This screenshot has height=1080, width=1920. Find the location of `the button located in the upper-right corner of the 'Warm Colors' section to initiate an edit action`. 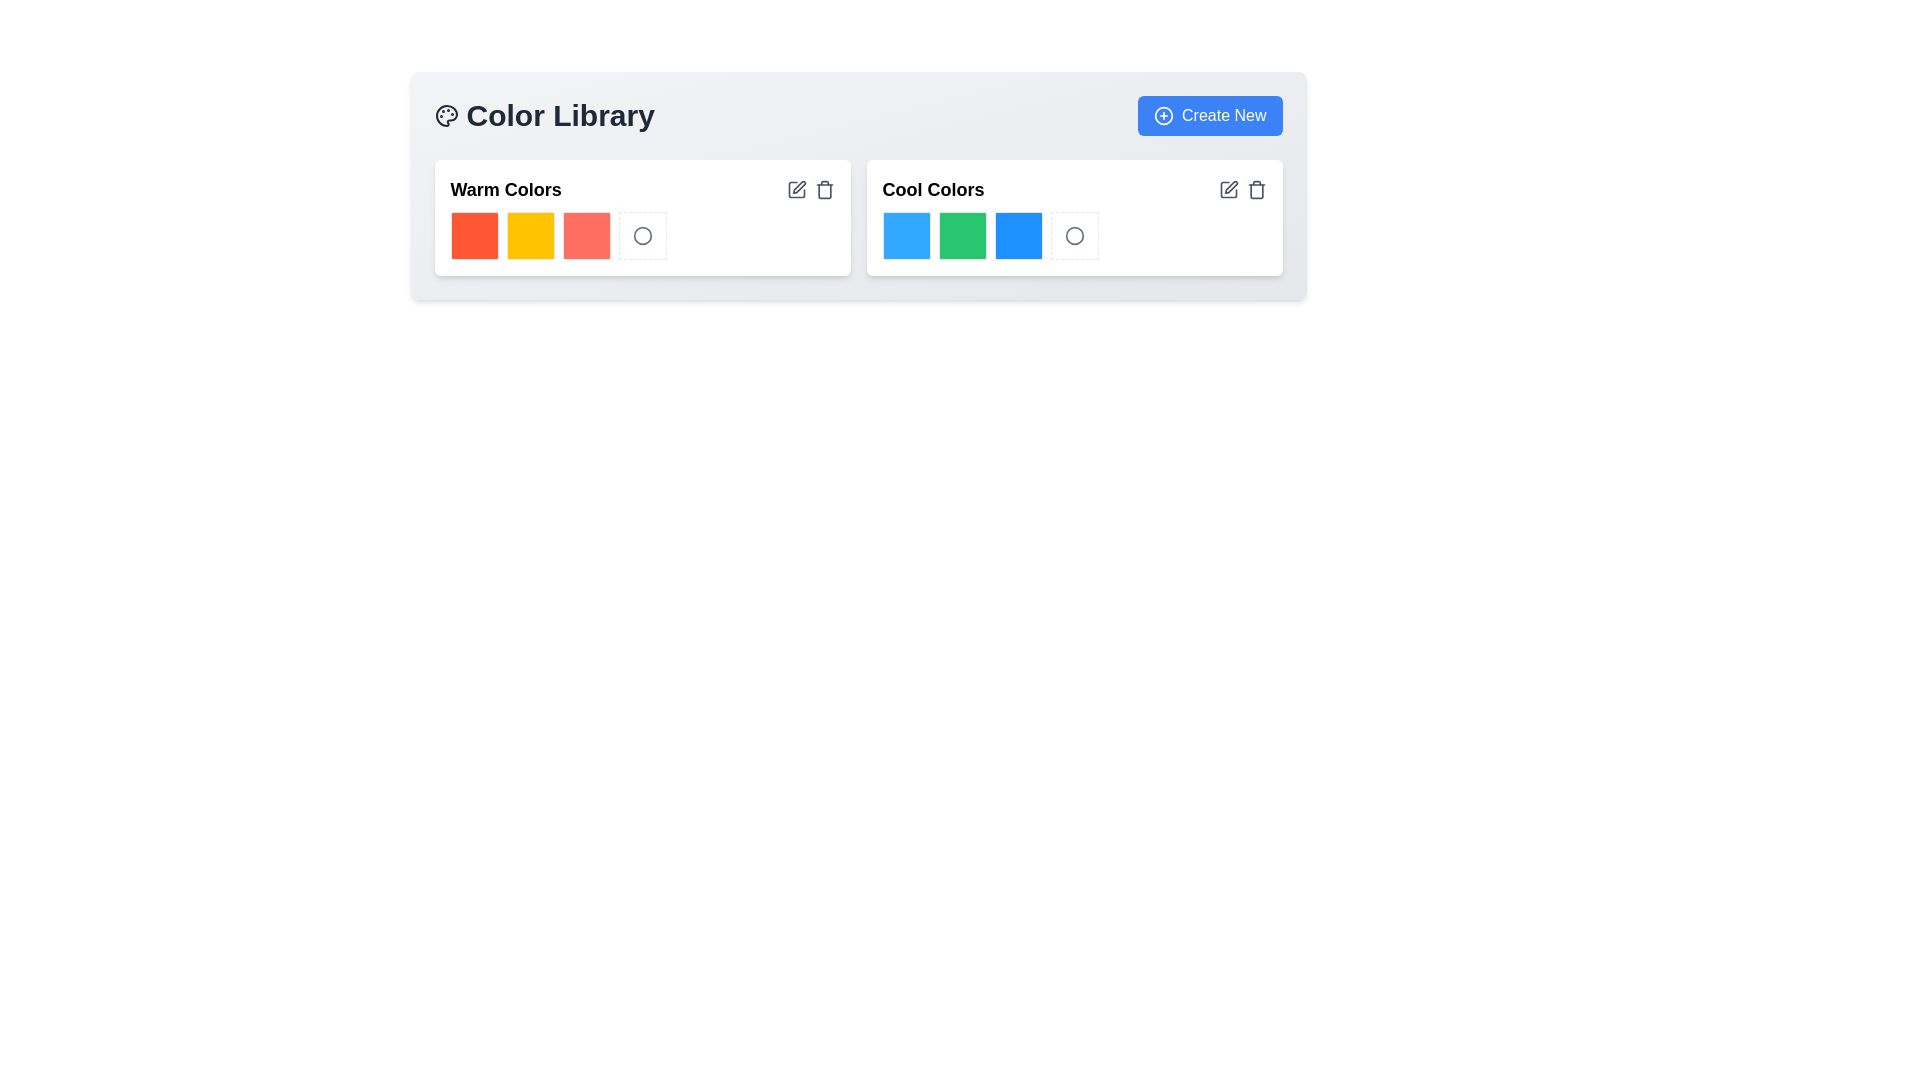

the button located in the upper-right corner of the 'Warm Colors' section to initiate an edit action is located at coordinates (795, 189).